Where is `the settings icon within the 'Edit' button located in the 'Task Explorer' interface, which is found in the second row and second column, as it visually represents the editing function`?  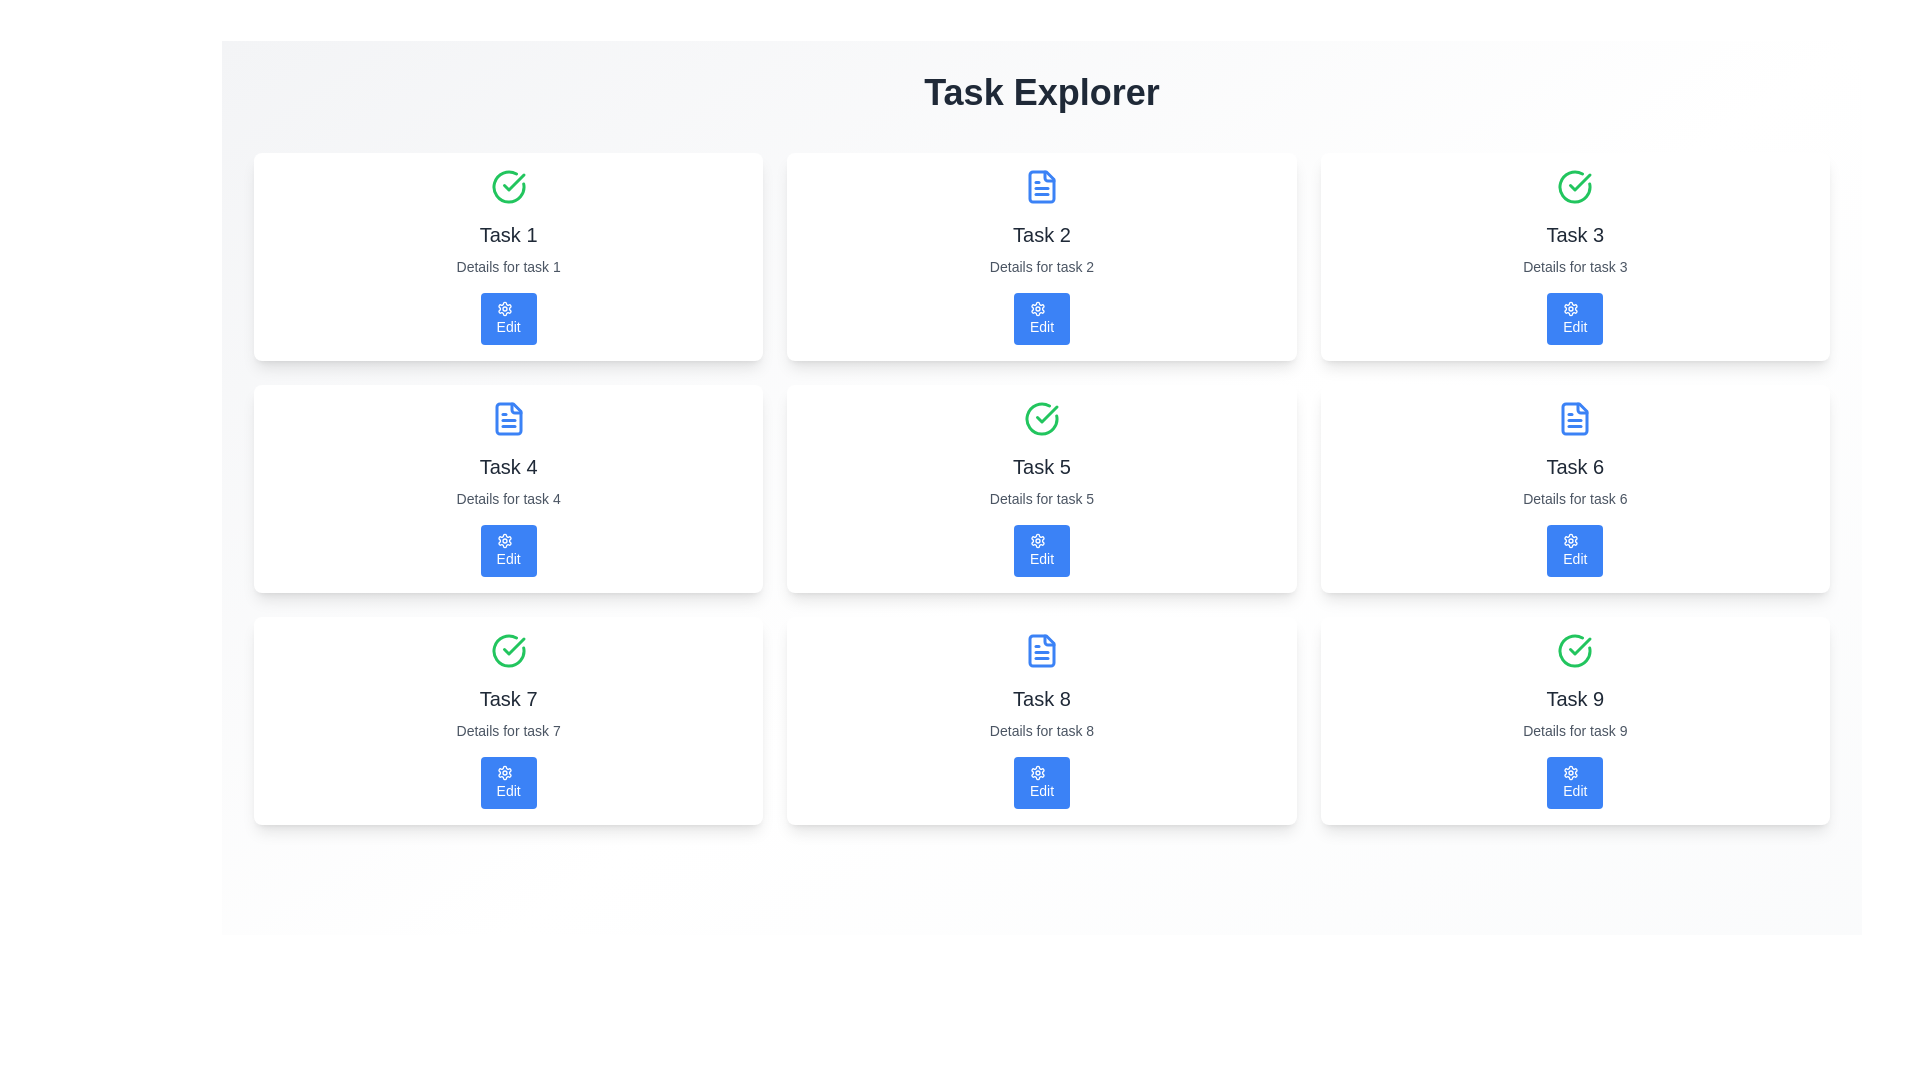
the settings icon within the 'Edit' button located in the 'Task Explorer' interface, which is found in the second row and second column, as it visually represents the editing function is located at coordinates (1037, 540).